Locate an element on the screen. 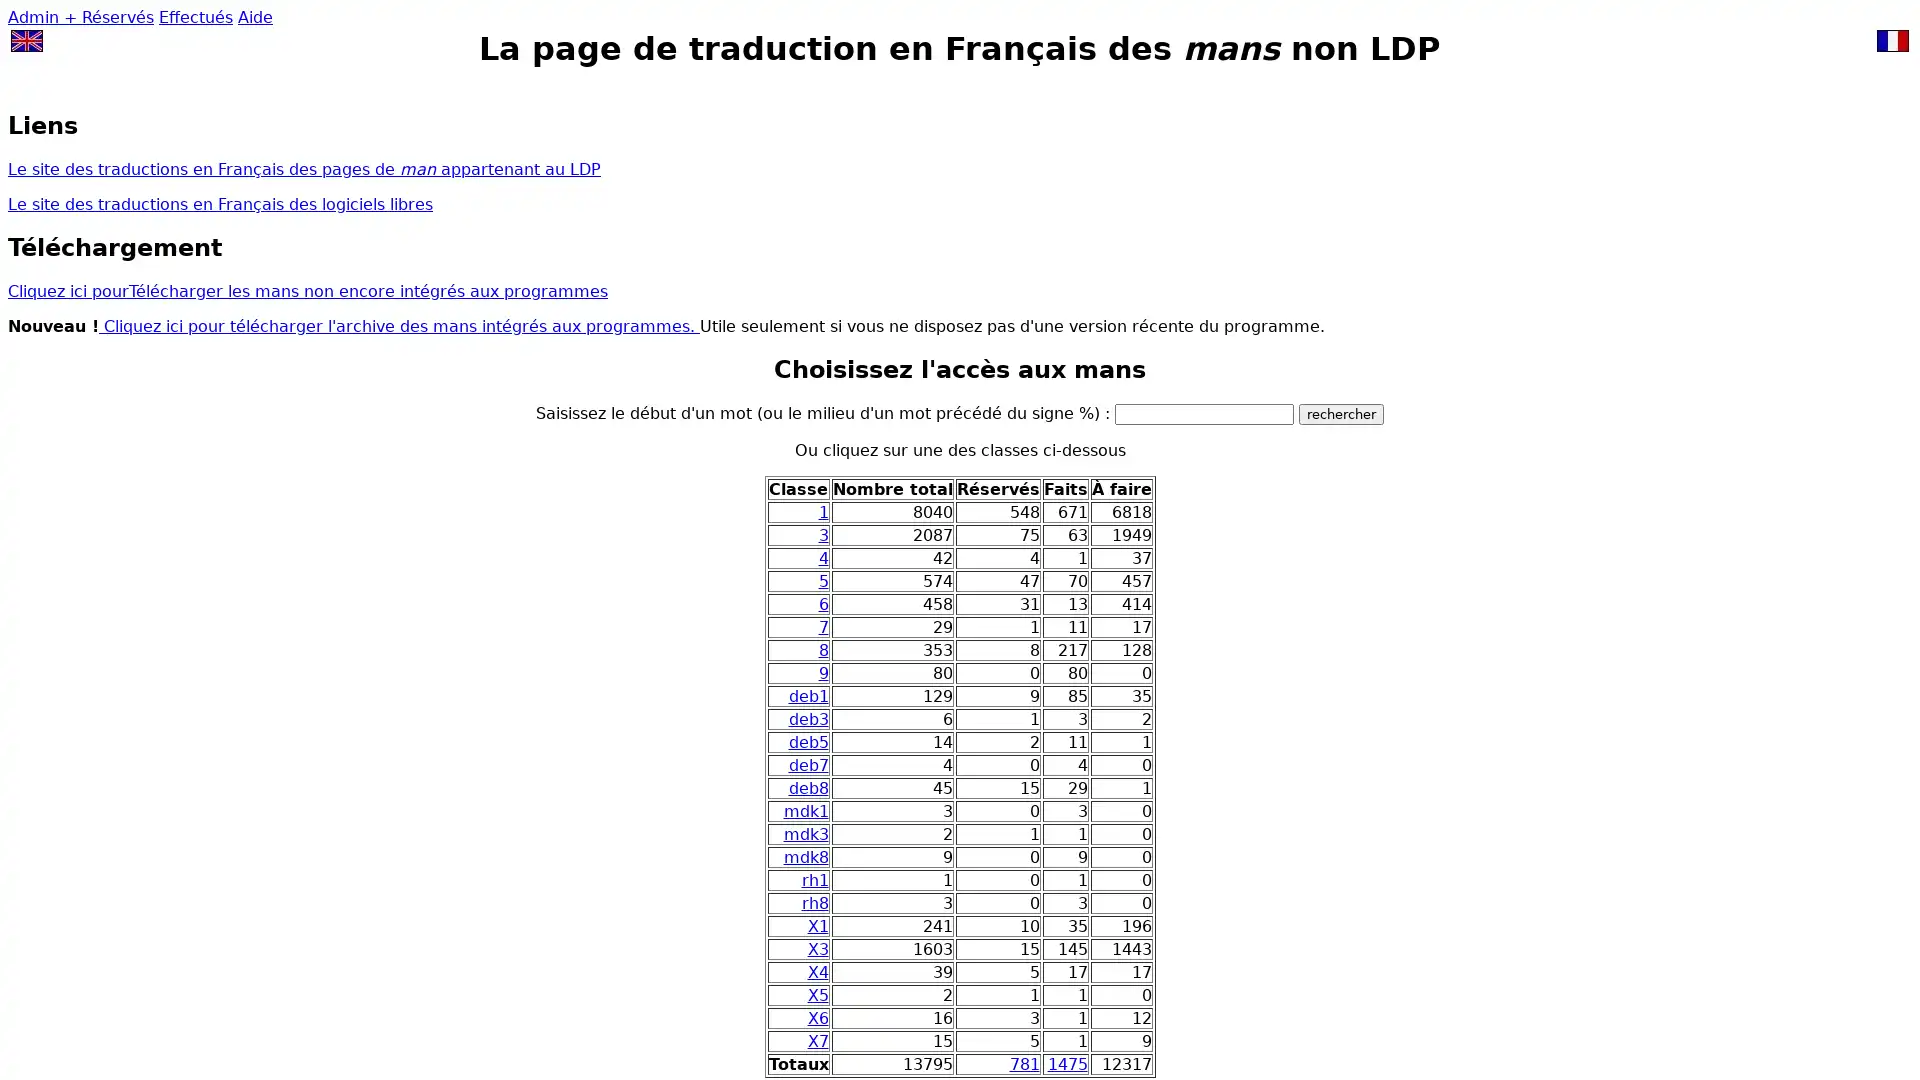 The width and height of the screenshot is (1920, 1080). rechercher is located at coordinates (1341, 412).